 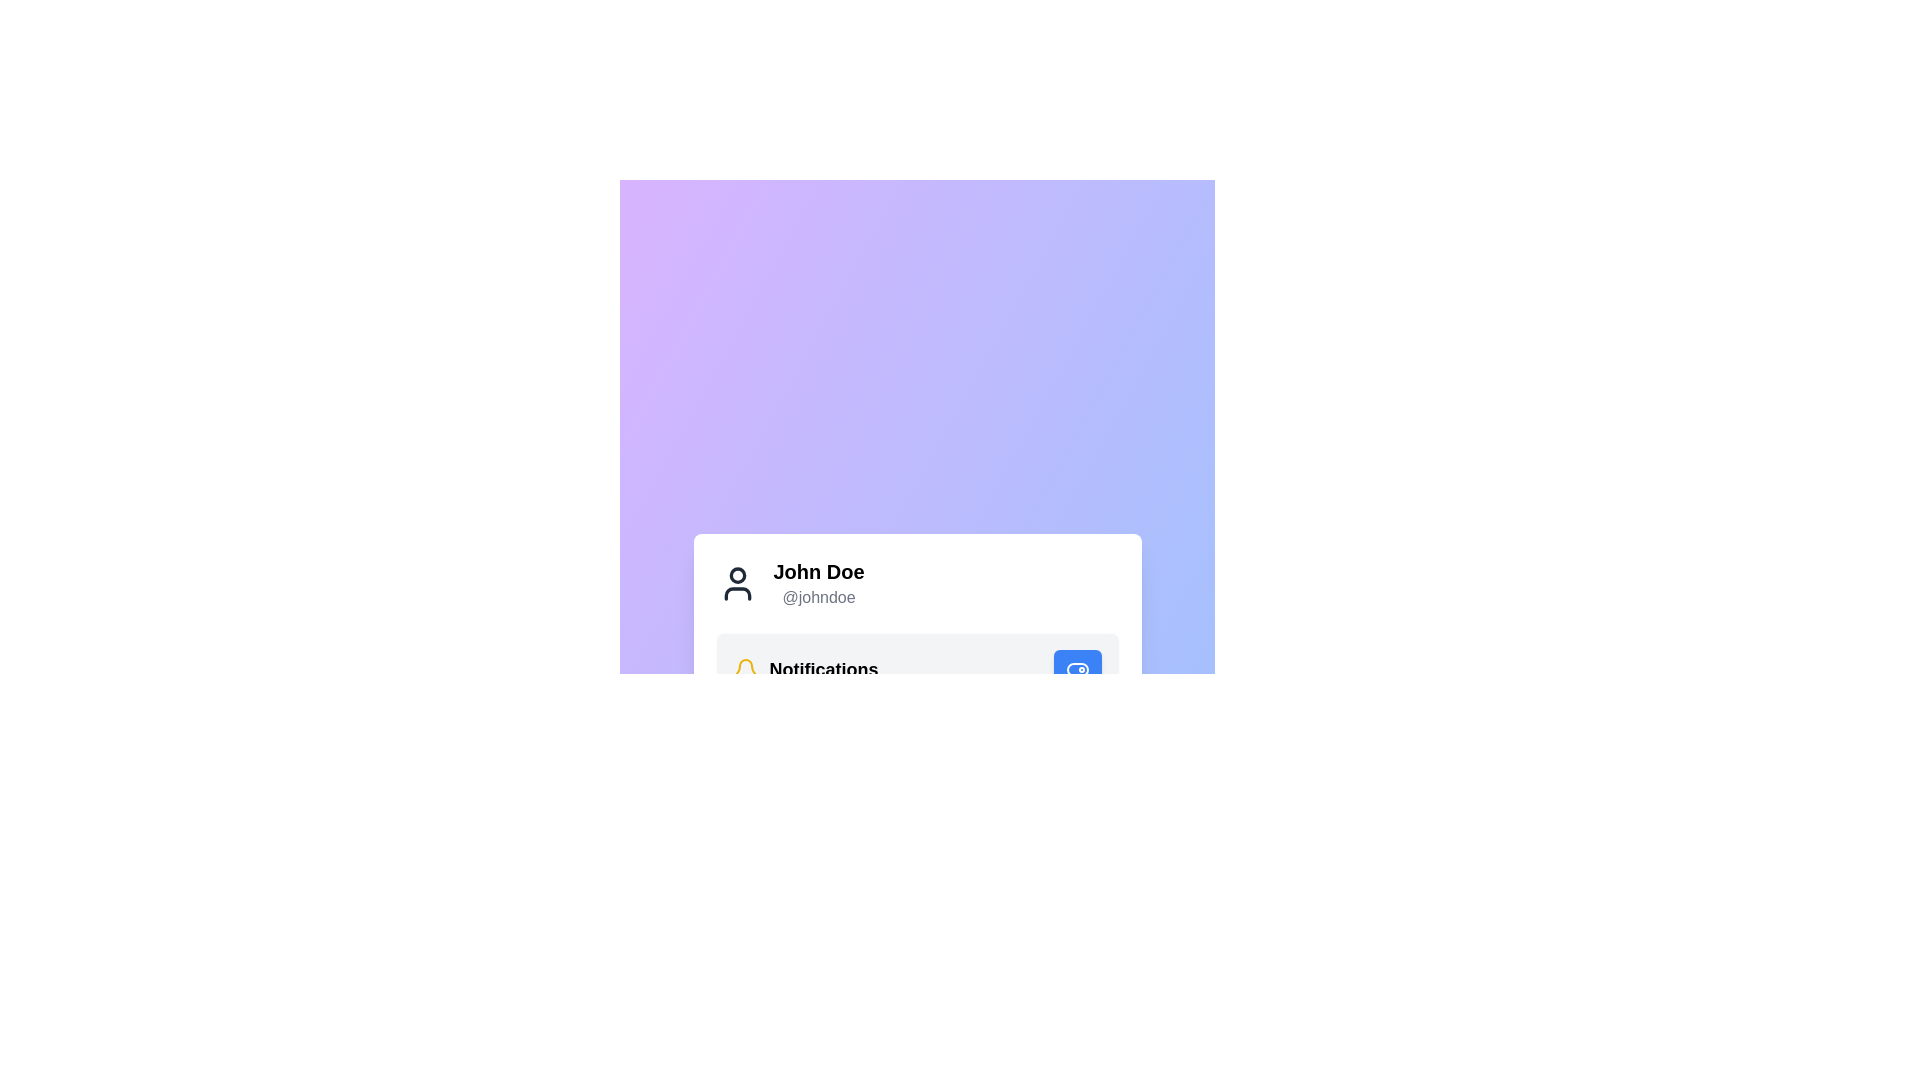 I want to click on the toggle switch located within the dropdown button under the 'John Doe' section to switch its state, so click(x=1076, y=670).